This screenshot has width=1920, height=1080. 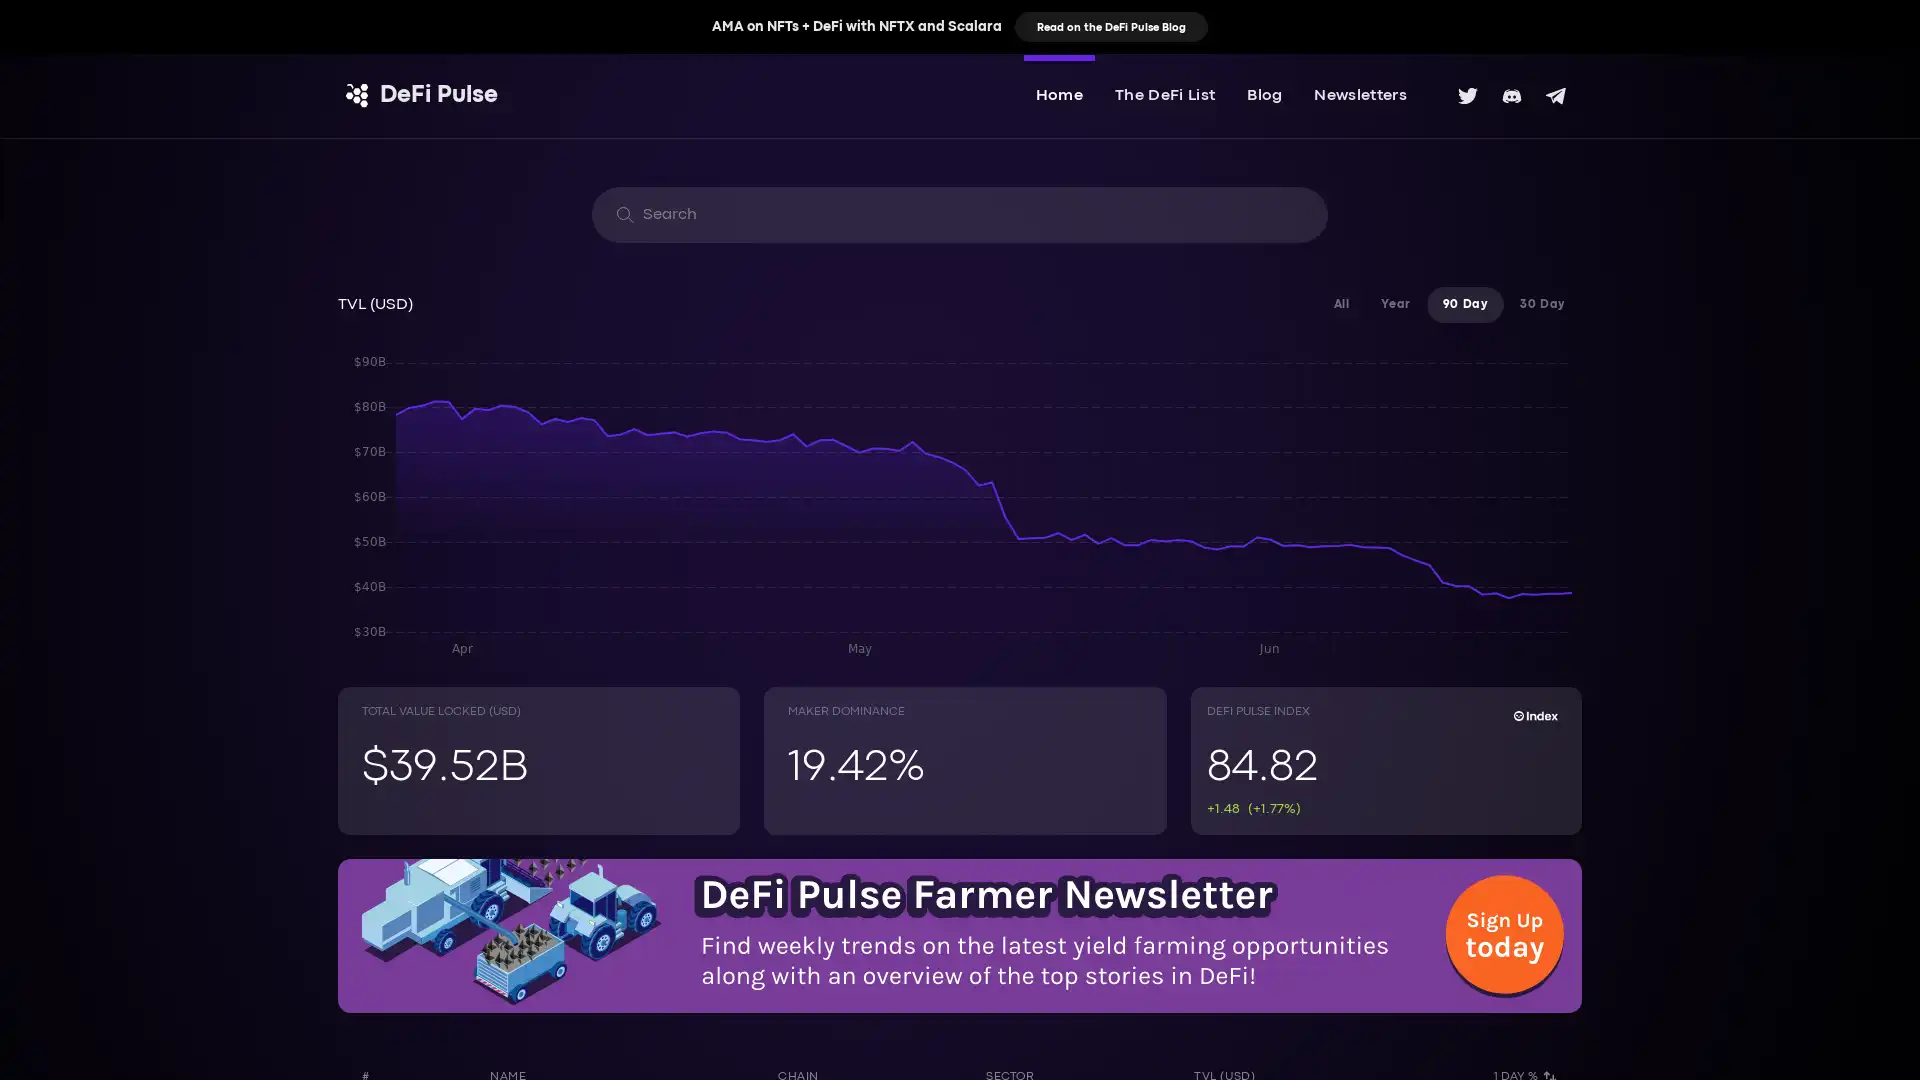 I want to click on 90 Day, so click(x=1464, y=304).